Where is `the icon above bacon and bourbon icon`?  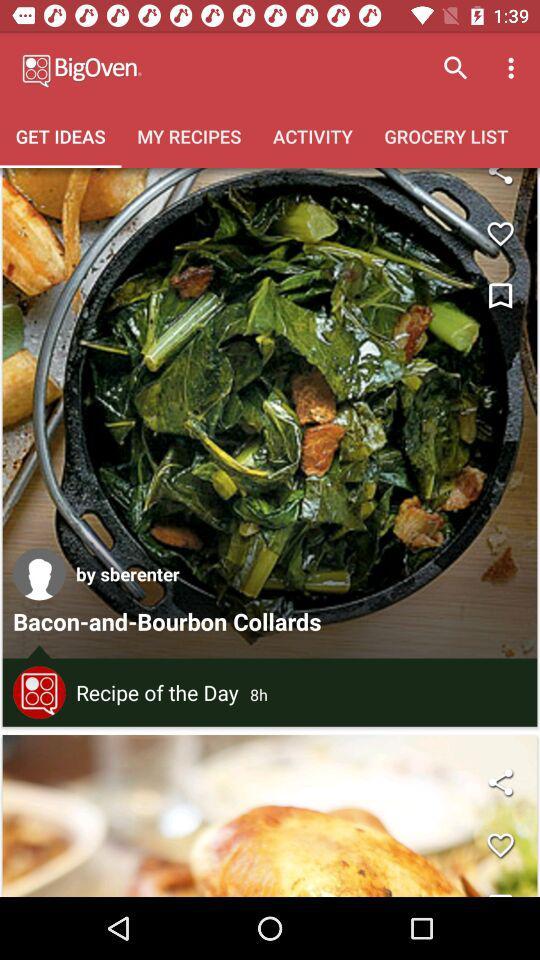 the icon above bacon and bourbon icon is located at coordinates (39, 574).